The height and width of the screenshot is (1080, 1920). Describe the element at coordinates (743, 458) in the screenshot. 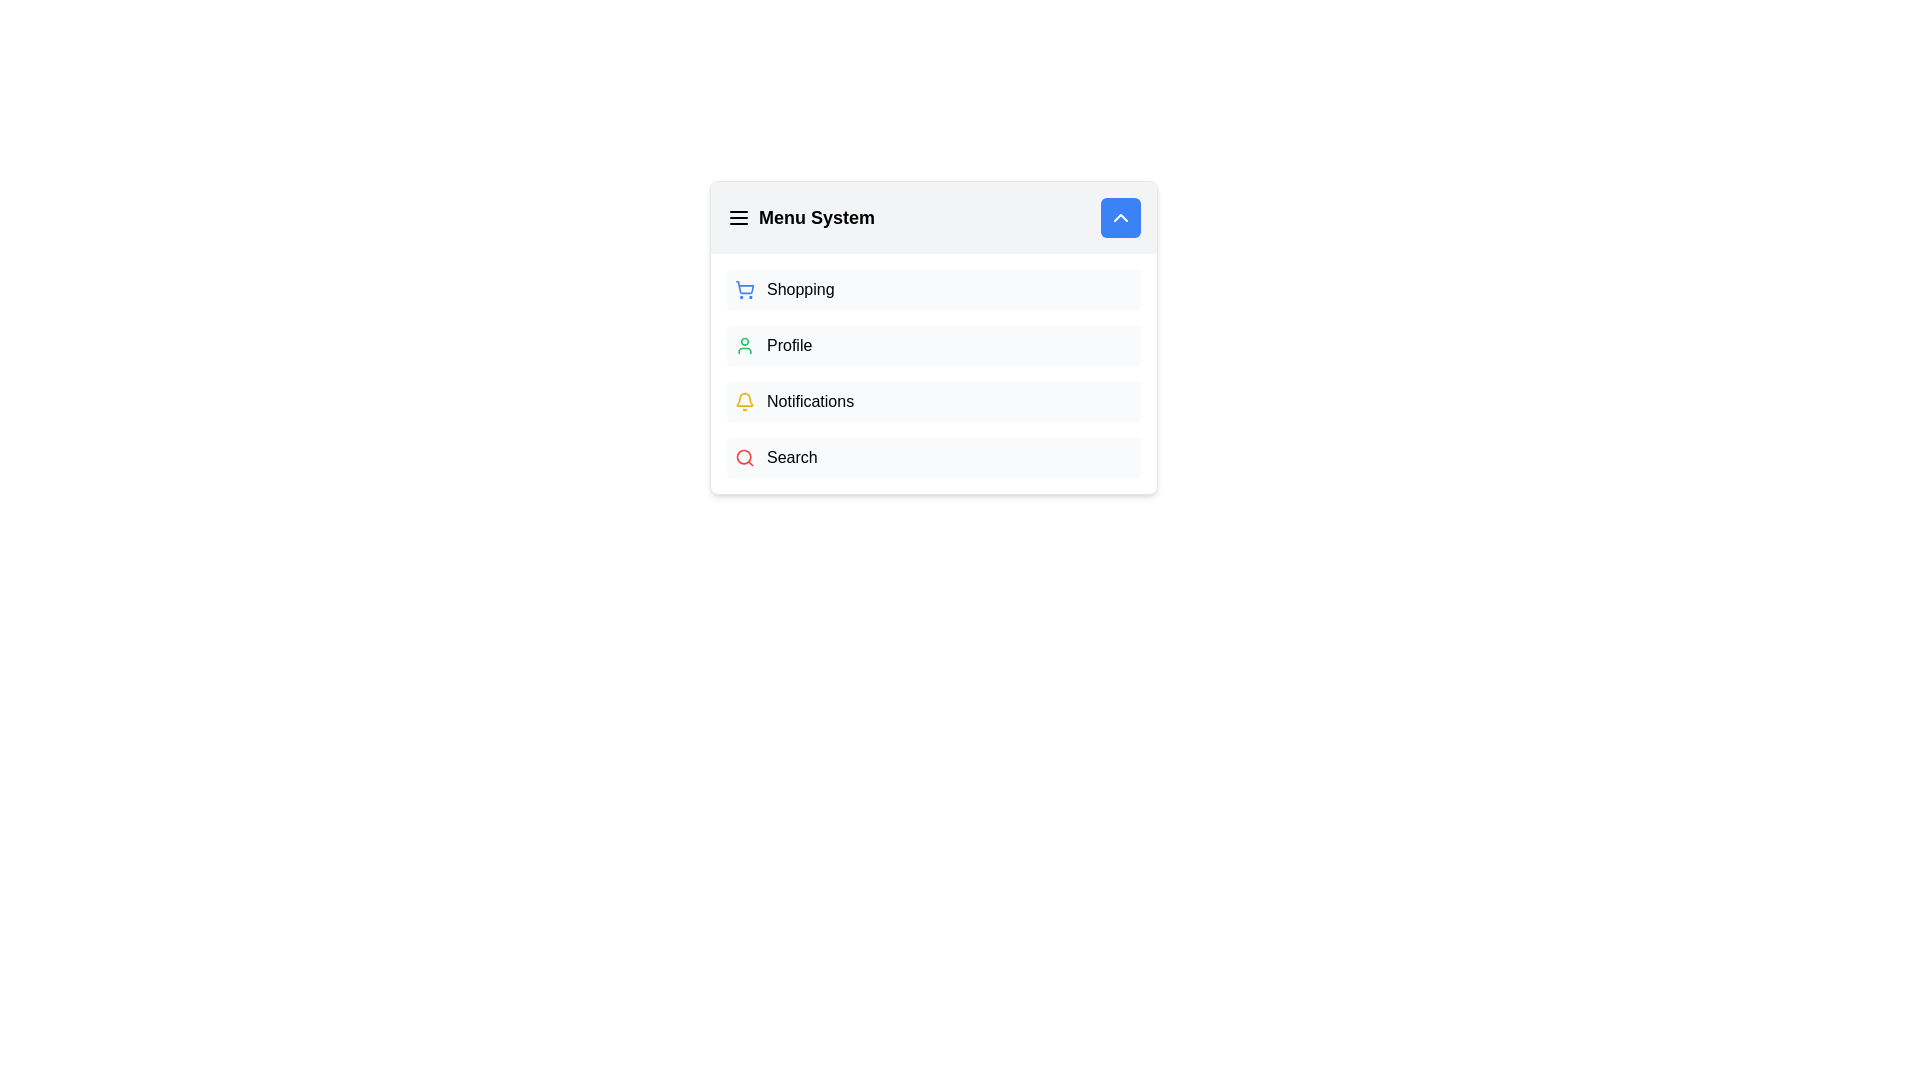

I see `the red outlined magnifying glass icon associated with the search functionality, located to the left of the 'Search' label in the menu` at that location.